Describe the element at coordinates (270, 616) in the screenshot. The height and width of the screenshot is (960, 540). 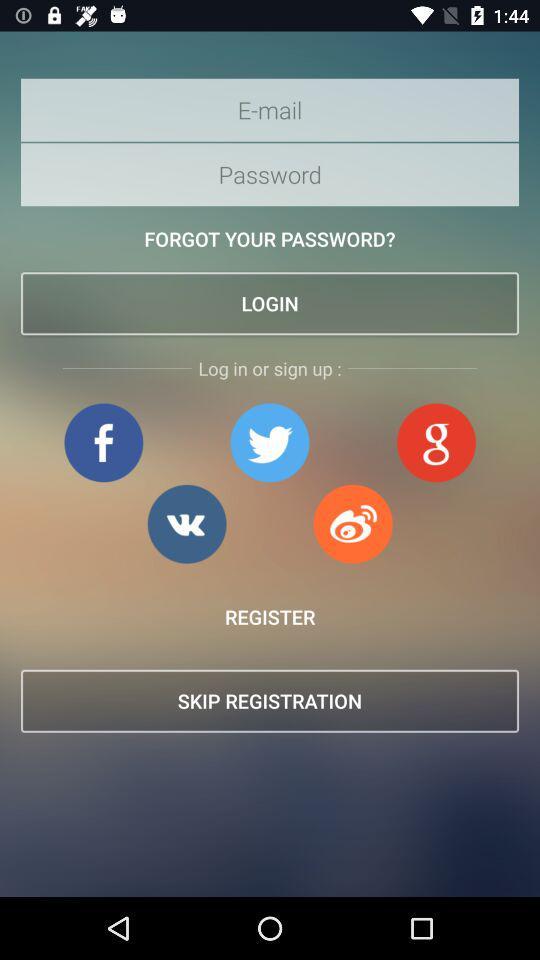
I see `the item above skip registration item` at that location.